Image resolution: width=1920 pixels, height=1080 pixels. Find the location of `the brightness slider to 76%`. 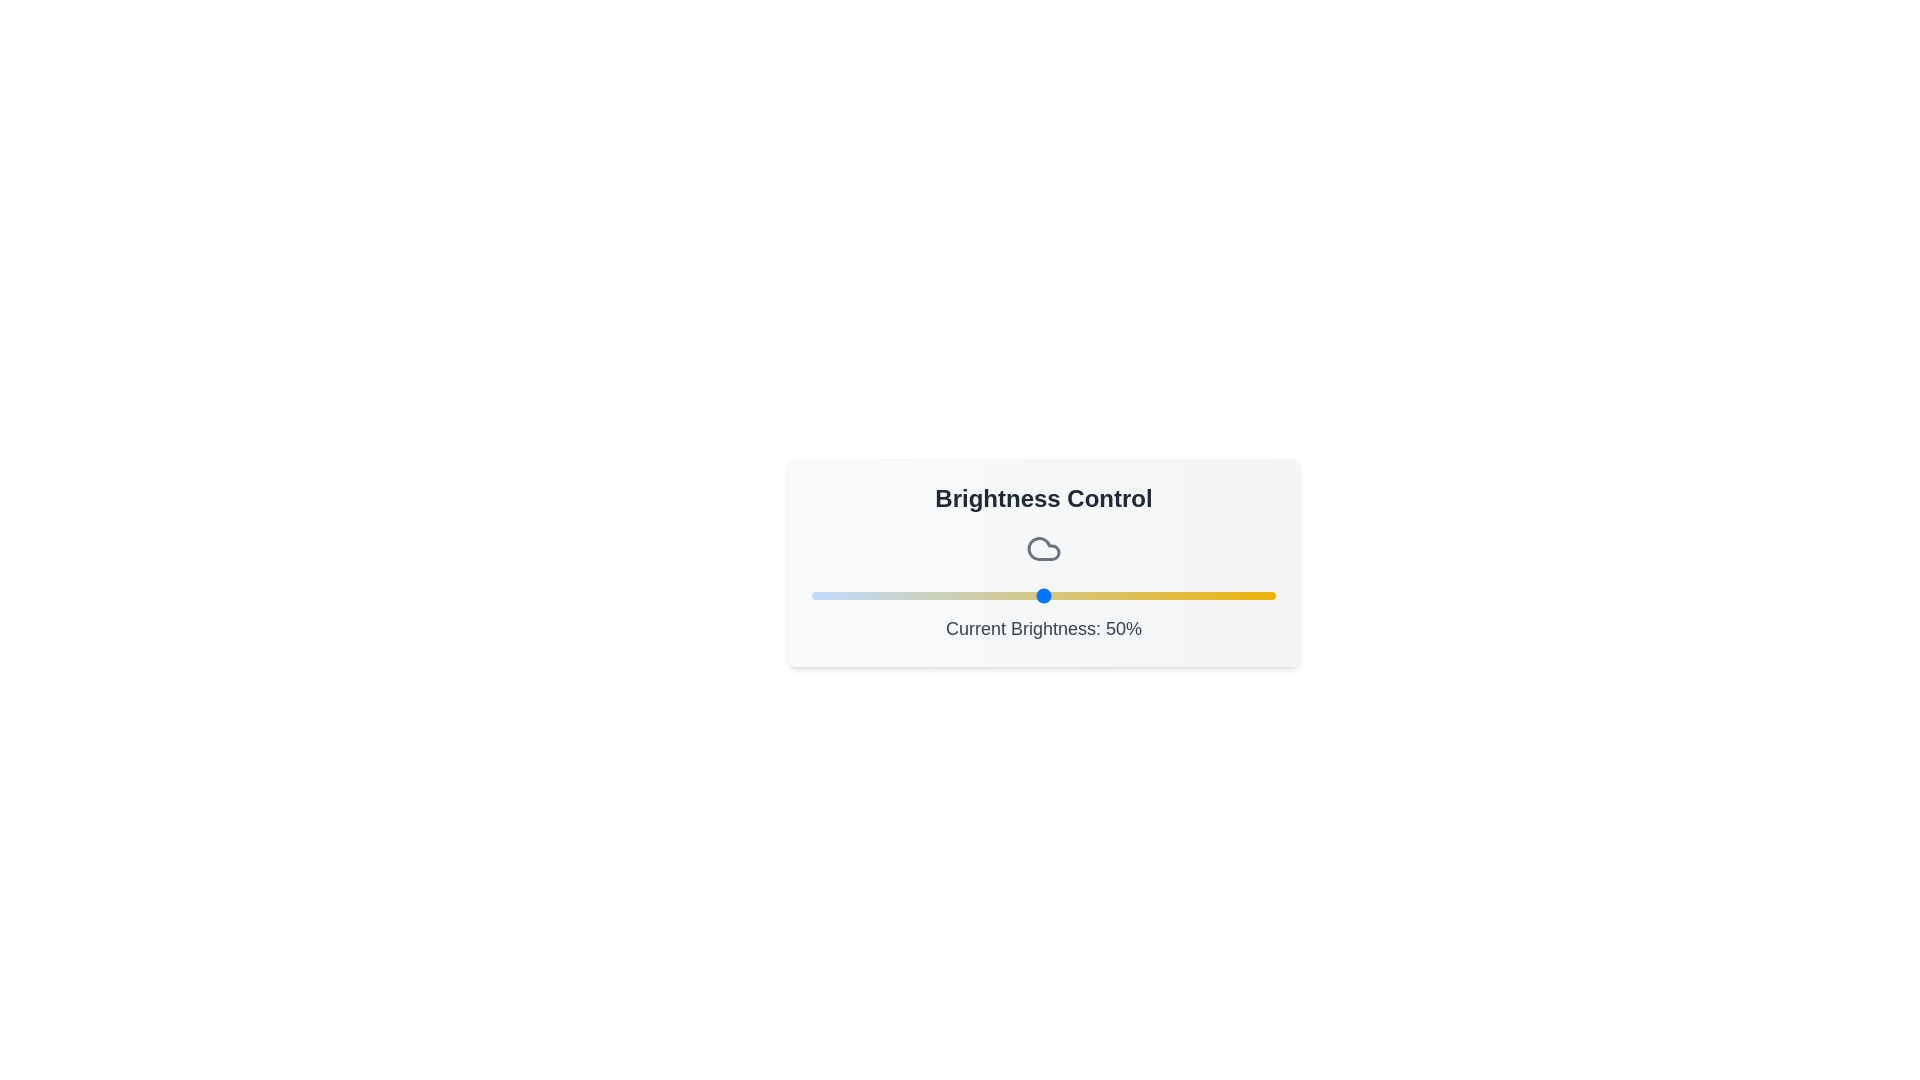

the brightness slider to 76% is located at coordinates (1164, 595).